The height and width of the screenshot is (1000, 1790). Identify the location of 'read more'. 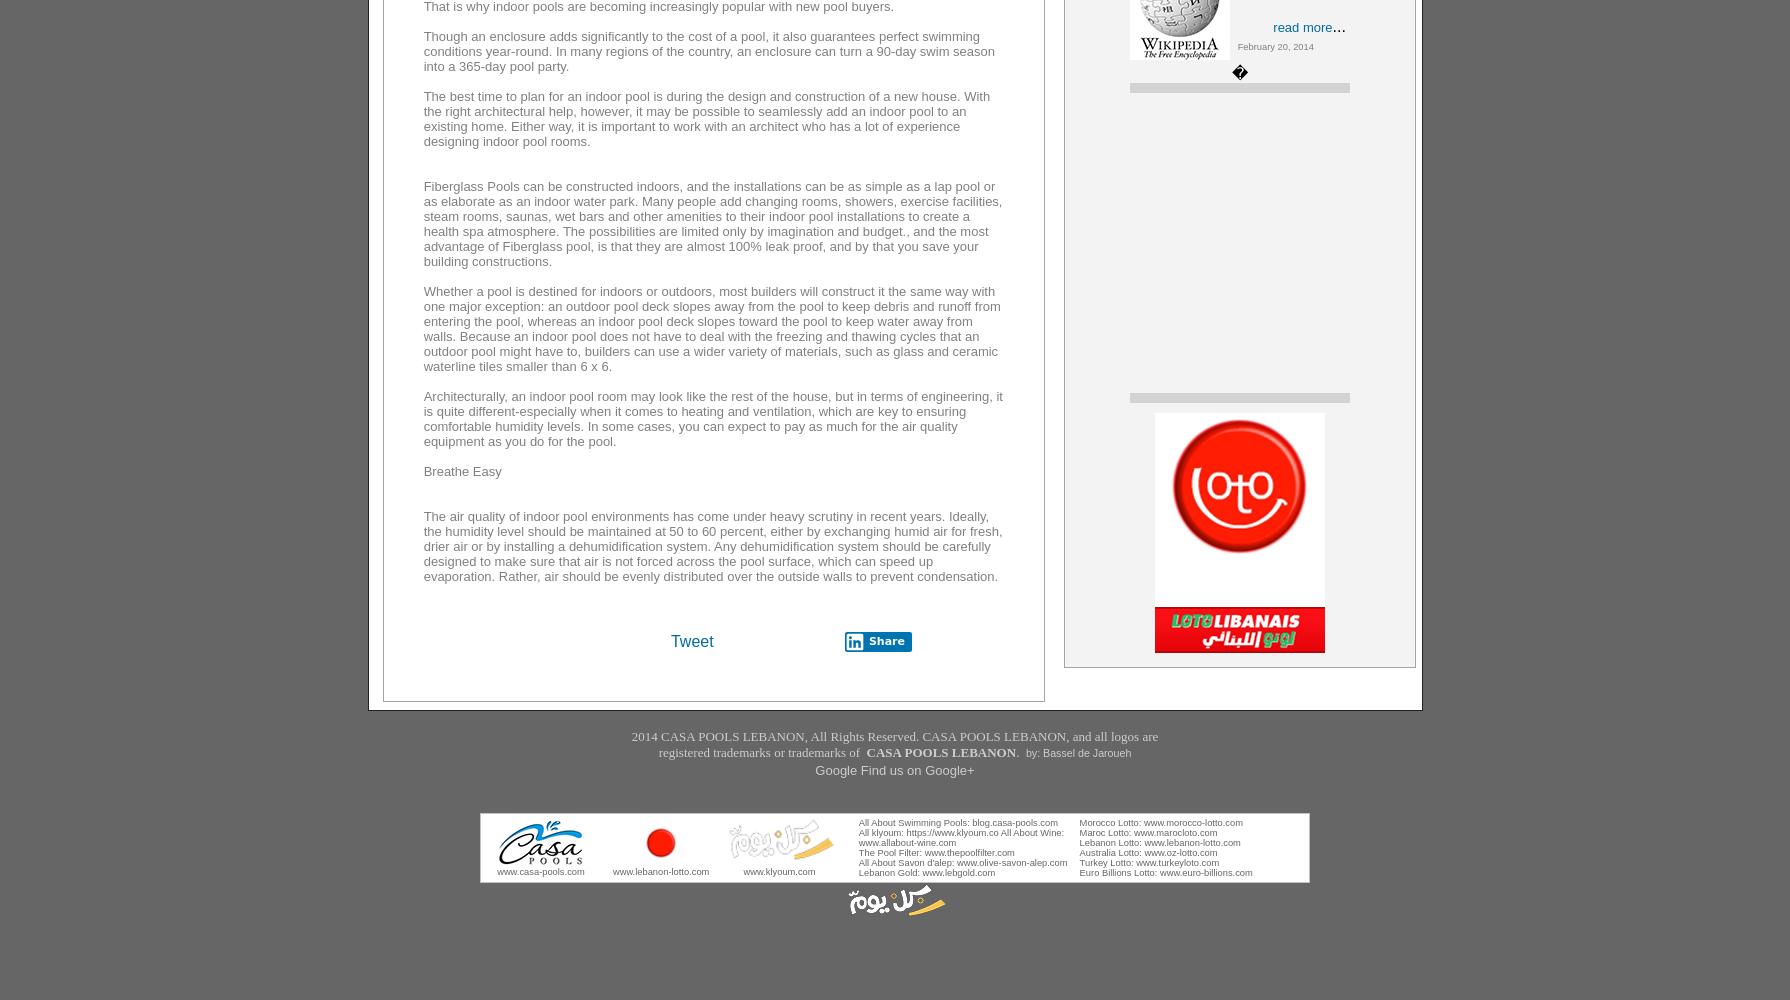
(1302, 27).